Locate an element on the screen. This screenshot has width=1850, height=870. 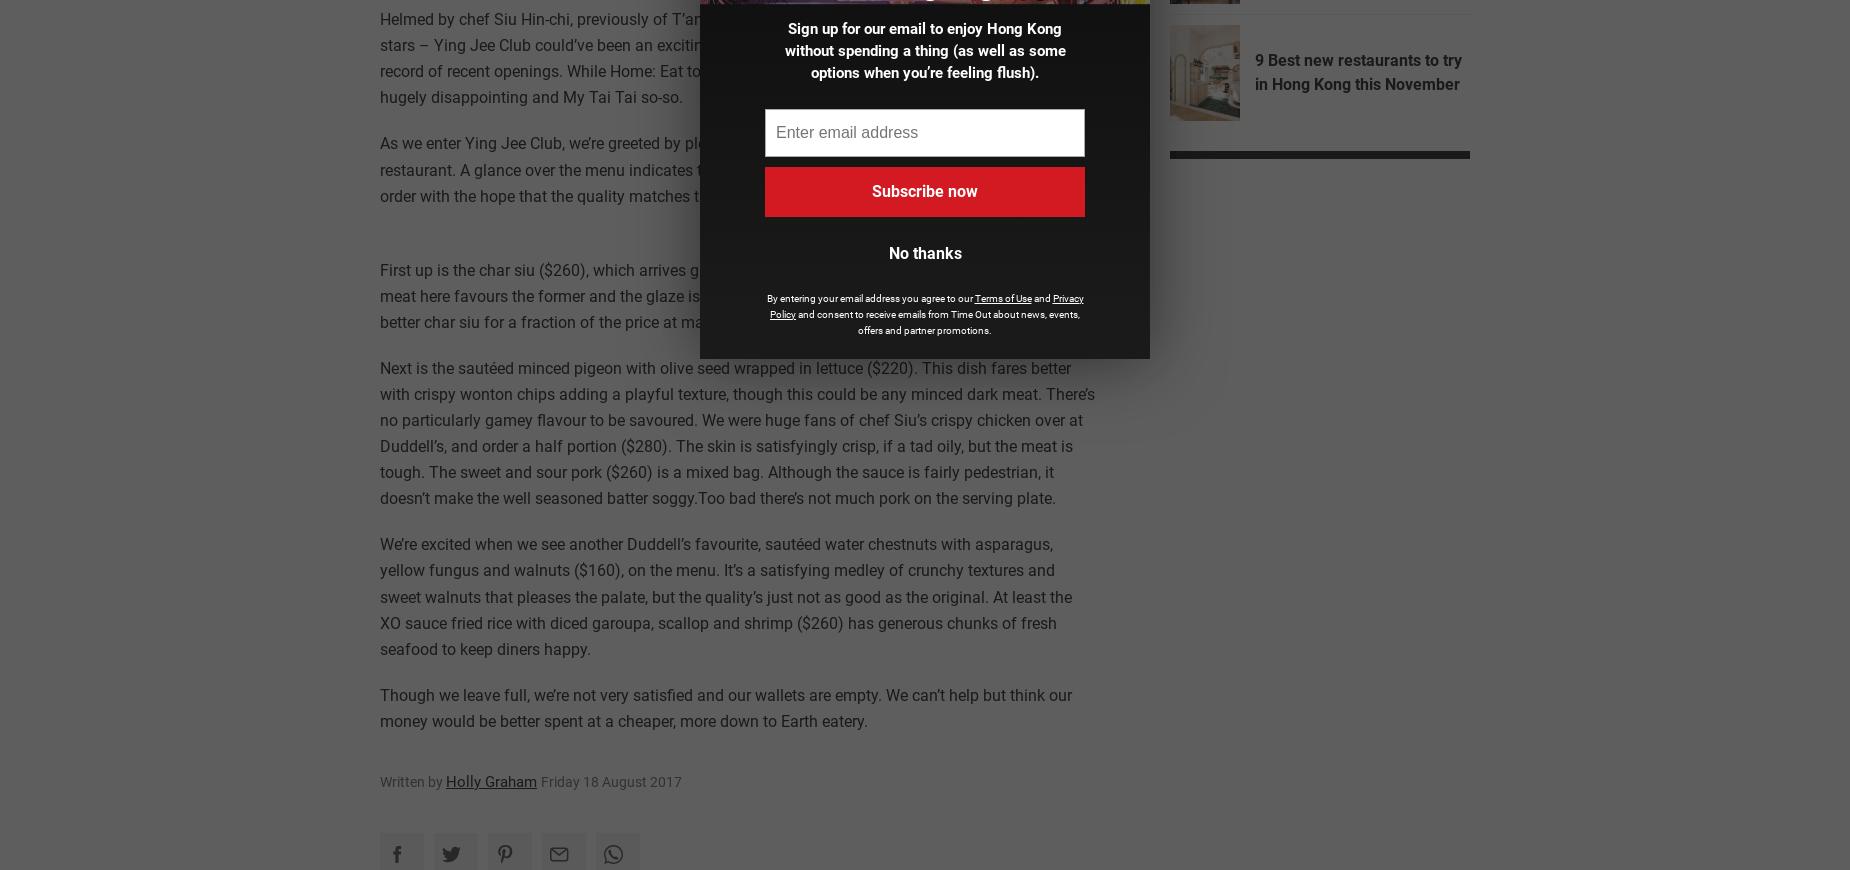
'and consent to receive emails from Time Out about news, events, offers and partner promotions.' is located at coordinates (796, 321).